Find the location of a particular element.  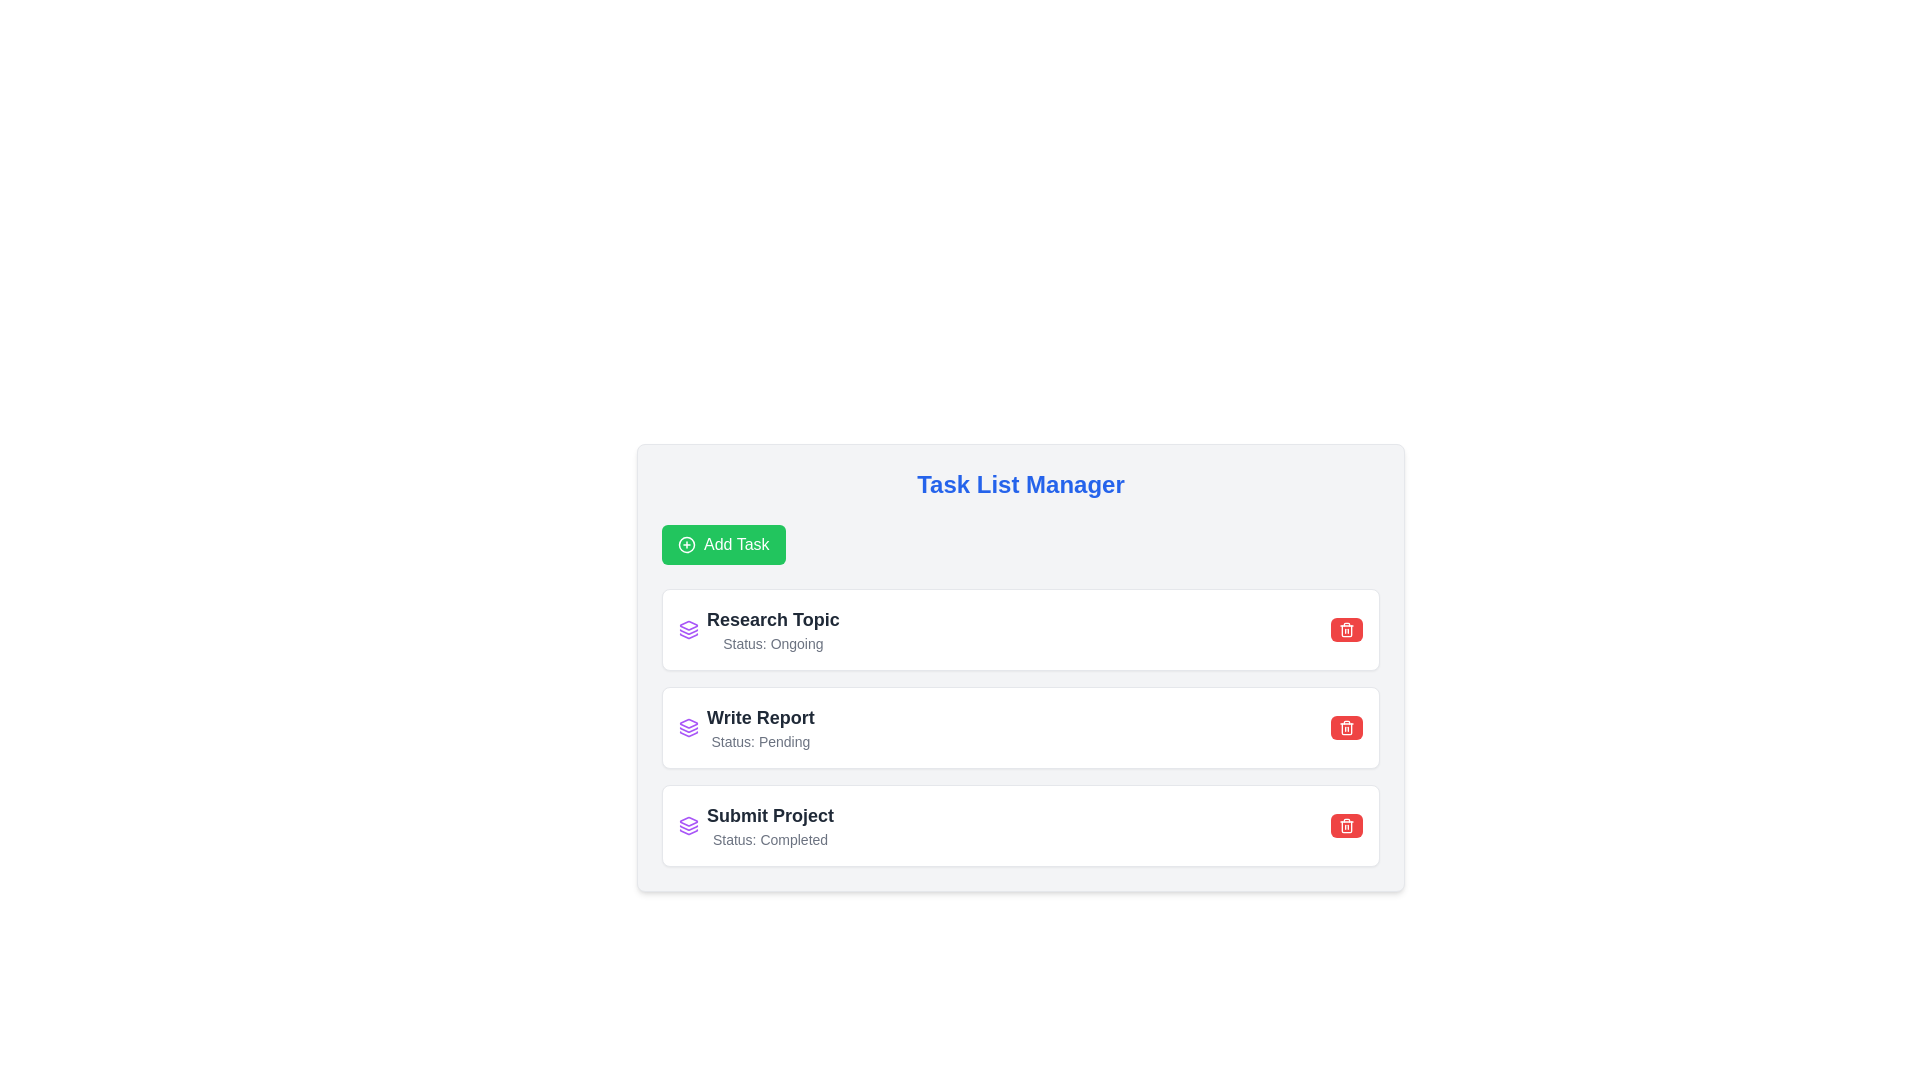

the red trash can icon embedded within a button is located at coordinates (1347, 628).